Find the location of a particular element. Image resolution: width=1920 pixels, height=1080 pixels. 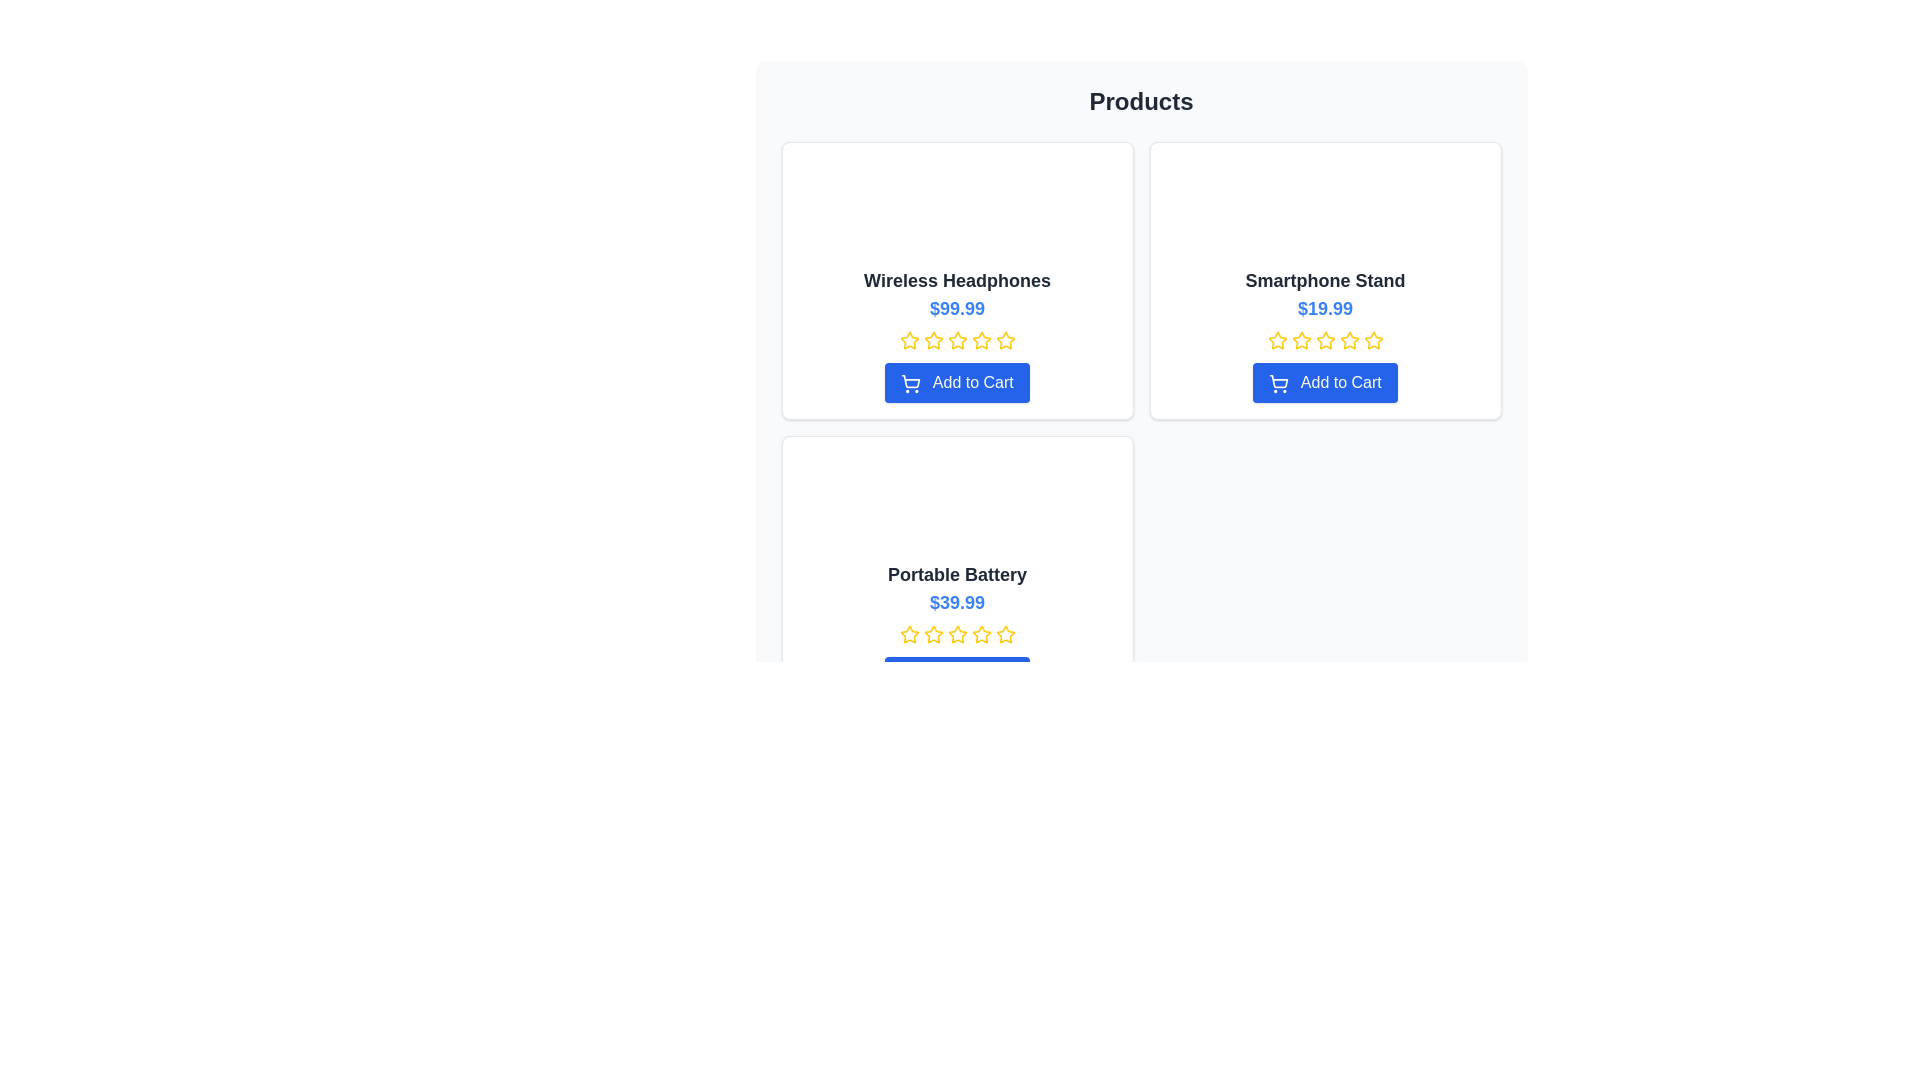

the third yellow star icon in the five-star rating system for the 'Smartphone Stand' product card is located at coordinates (1348, 338).